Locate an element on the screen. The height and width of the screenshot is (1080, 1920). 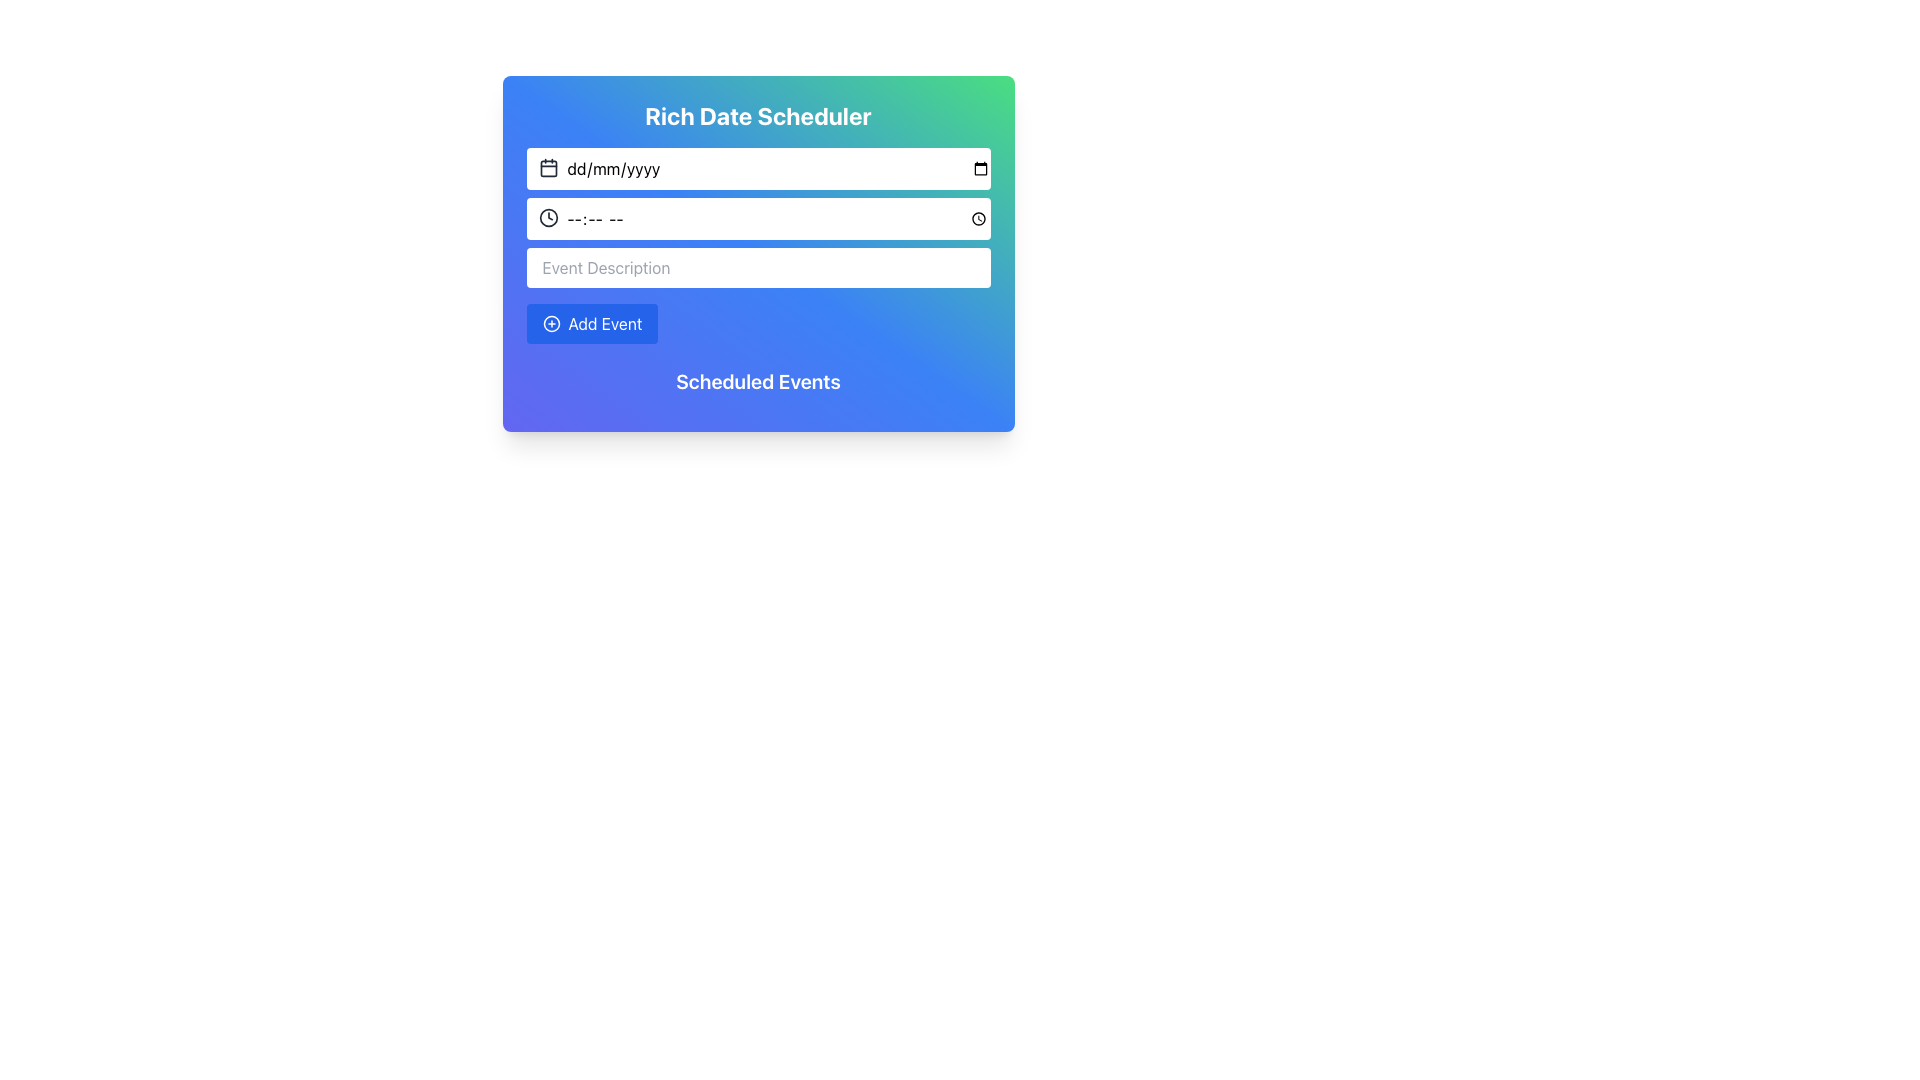
a time from the time input field located below the date input field in the 'Add Event' form is located at coordinates (757, 219).